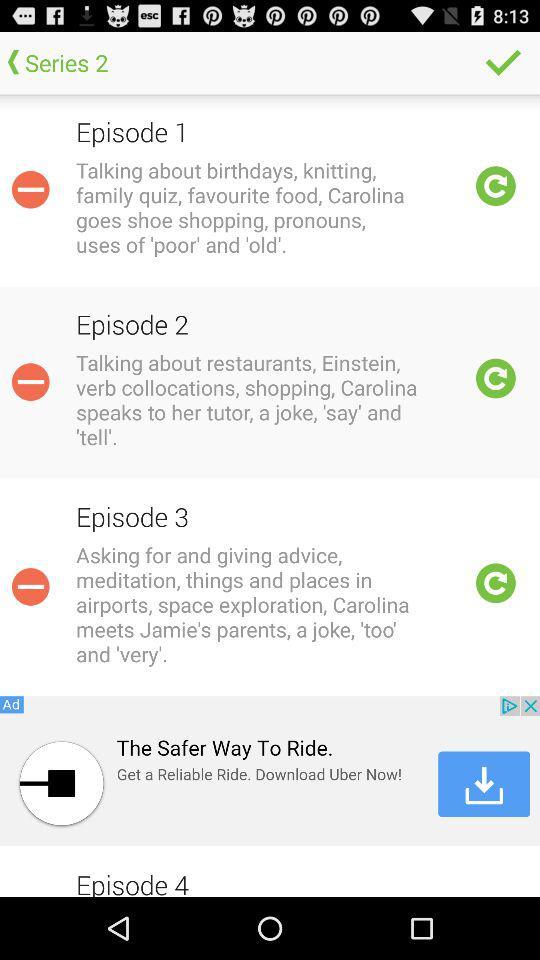 The height and width of the screenshot is (960, 540). I want to click on remove, so click(29, 381).